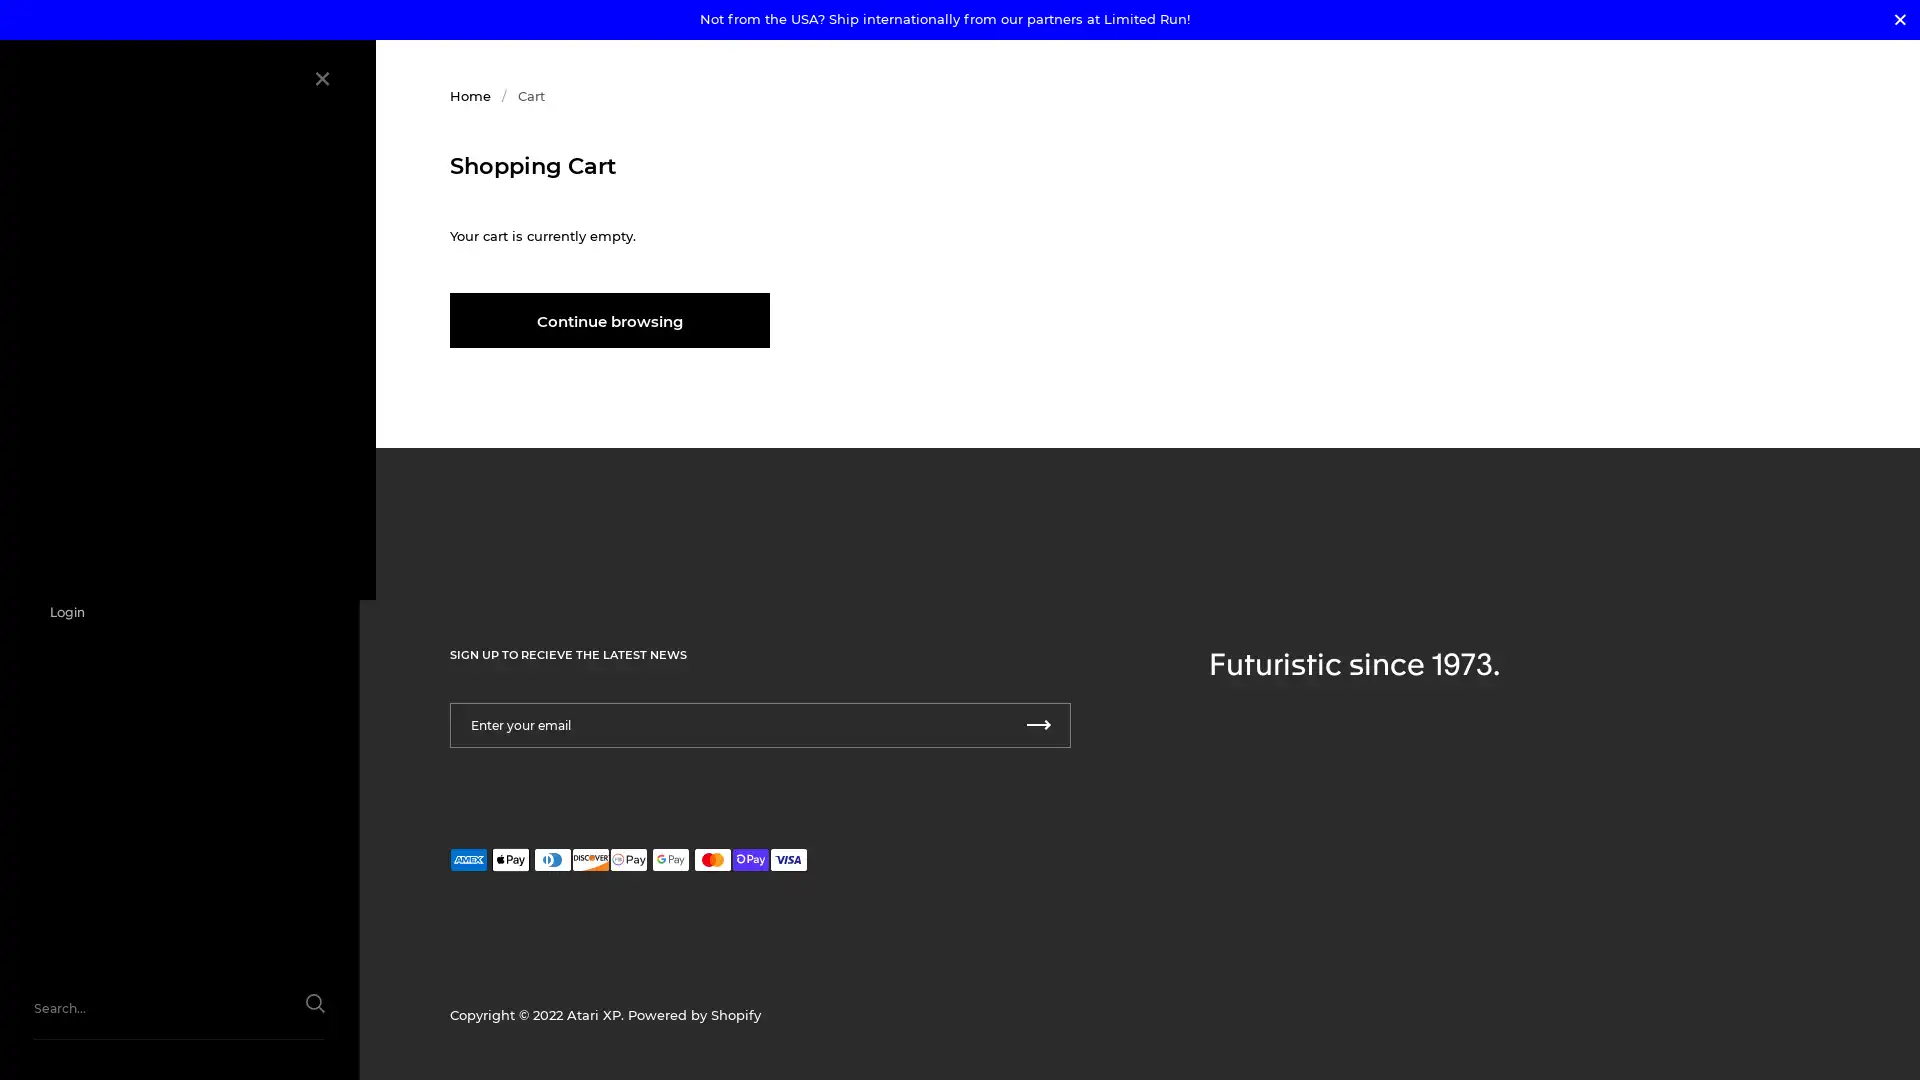  Describe the element at coordinates (297, 1013) in the screenshot. I see `Submit` at that location.